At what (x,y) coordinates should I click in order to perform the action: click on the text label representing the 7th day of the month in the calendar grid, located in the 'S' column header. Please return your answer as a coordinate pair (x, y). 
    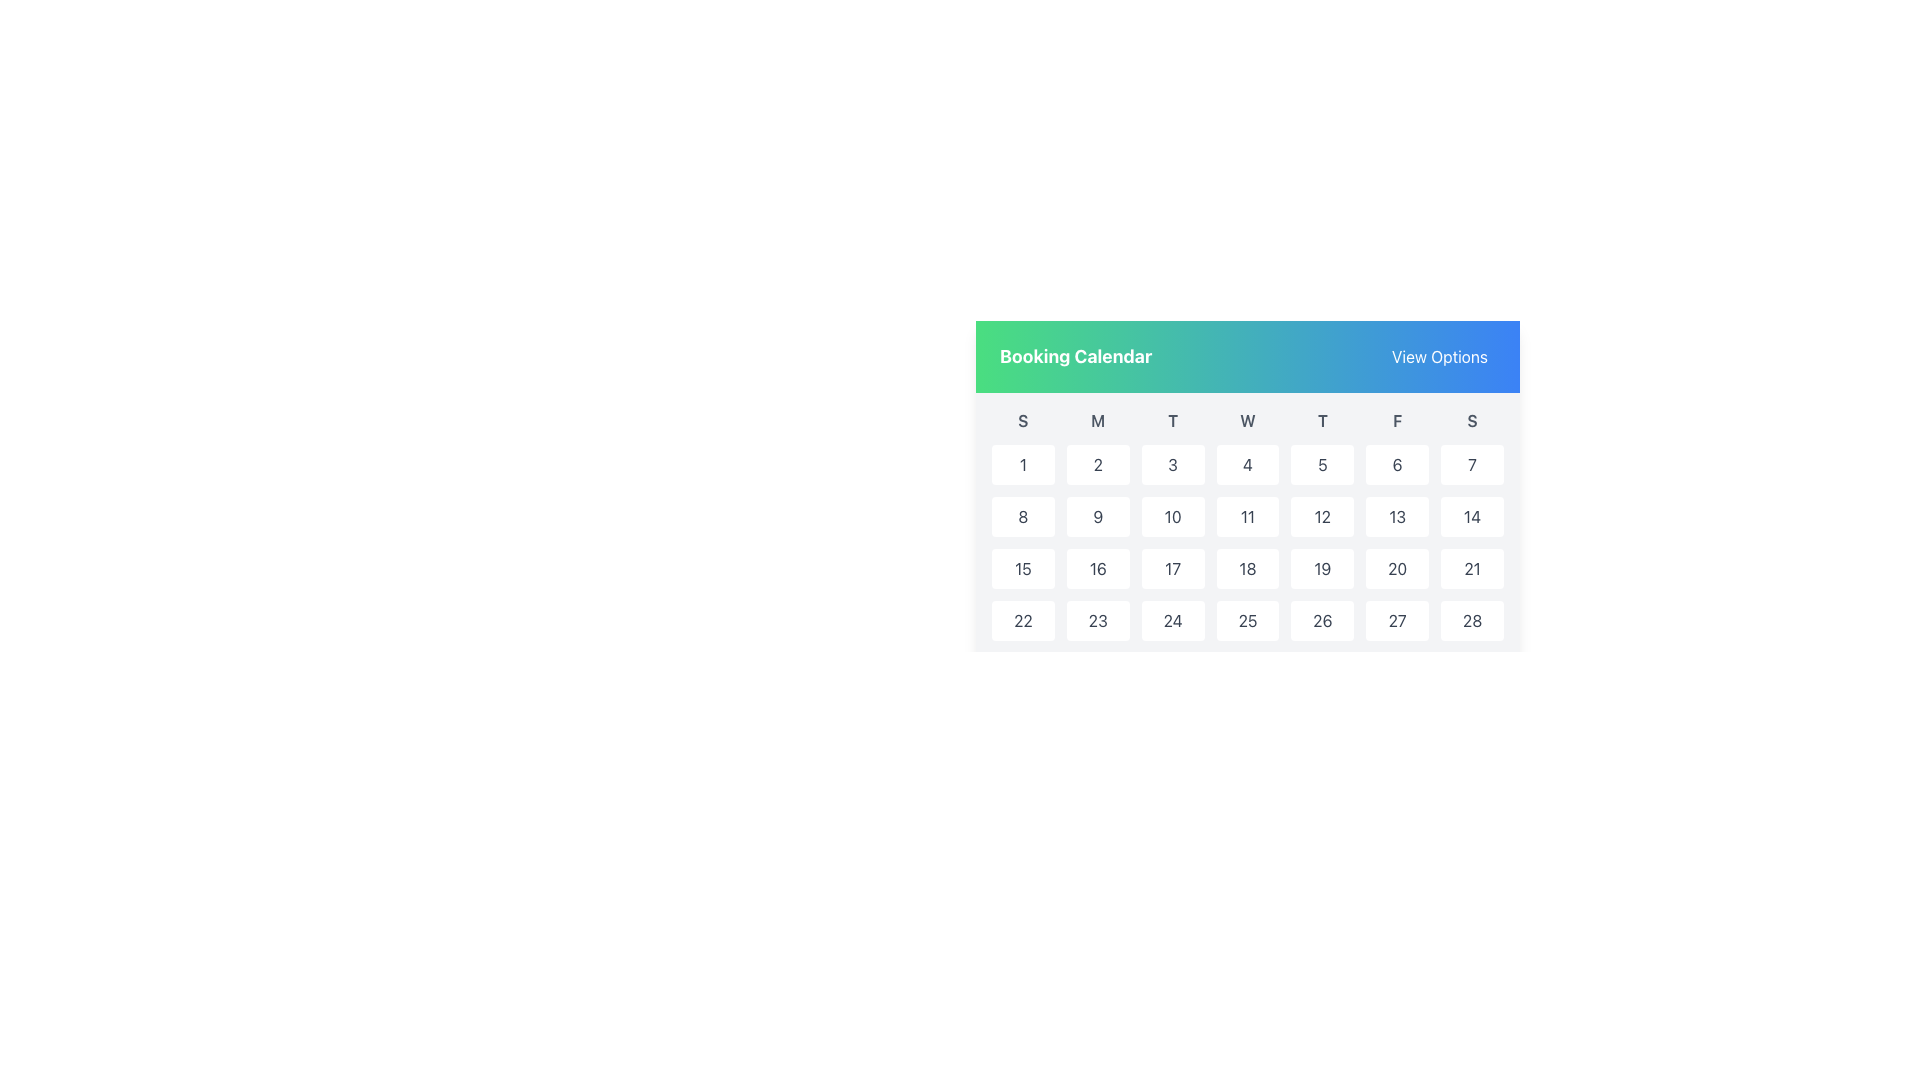
    Looking at the image, I should click on (1472, 465).